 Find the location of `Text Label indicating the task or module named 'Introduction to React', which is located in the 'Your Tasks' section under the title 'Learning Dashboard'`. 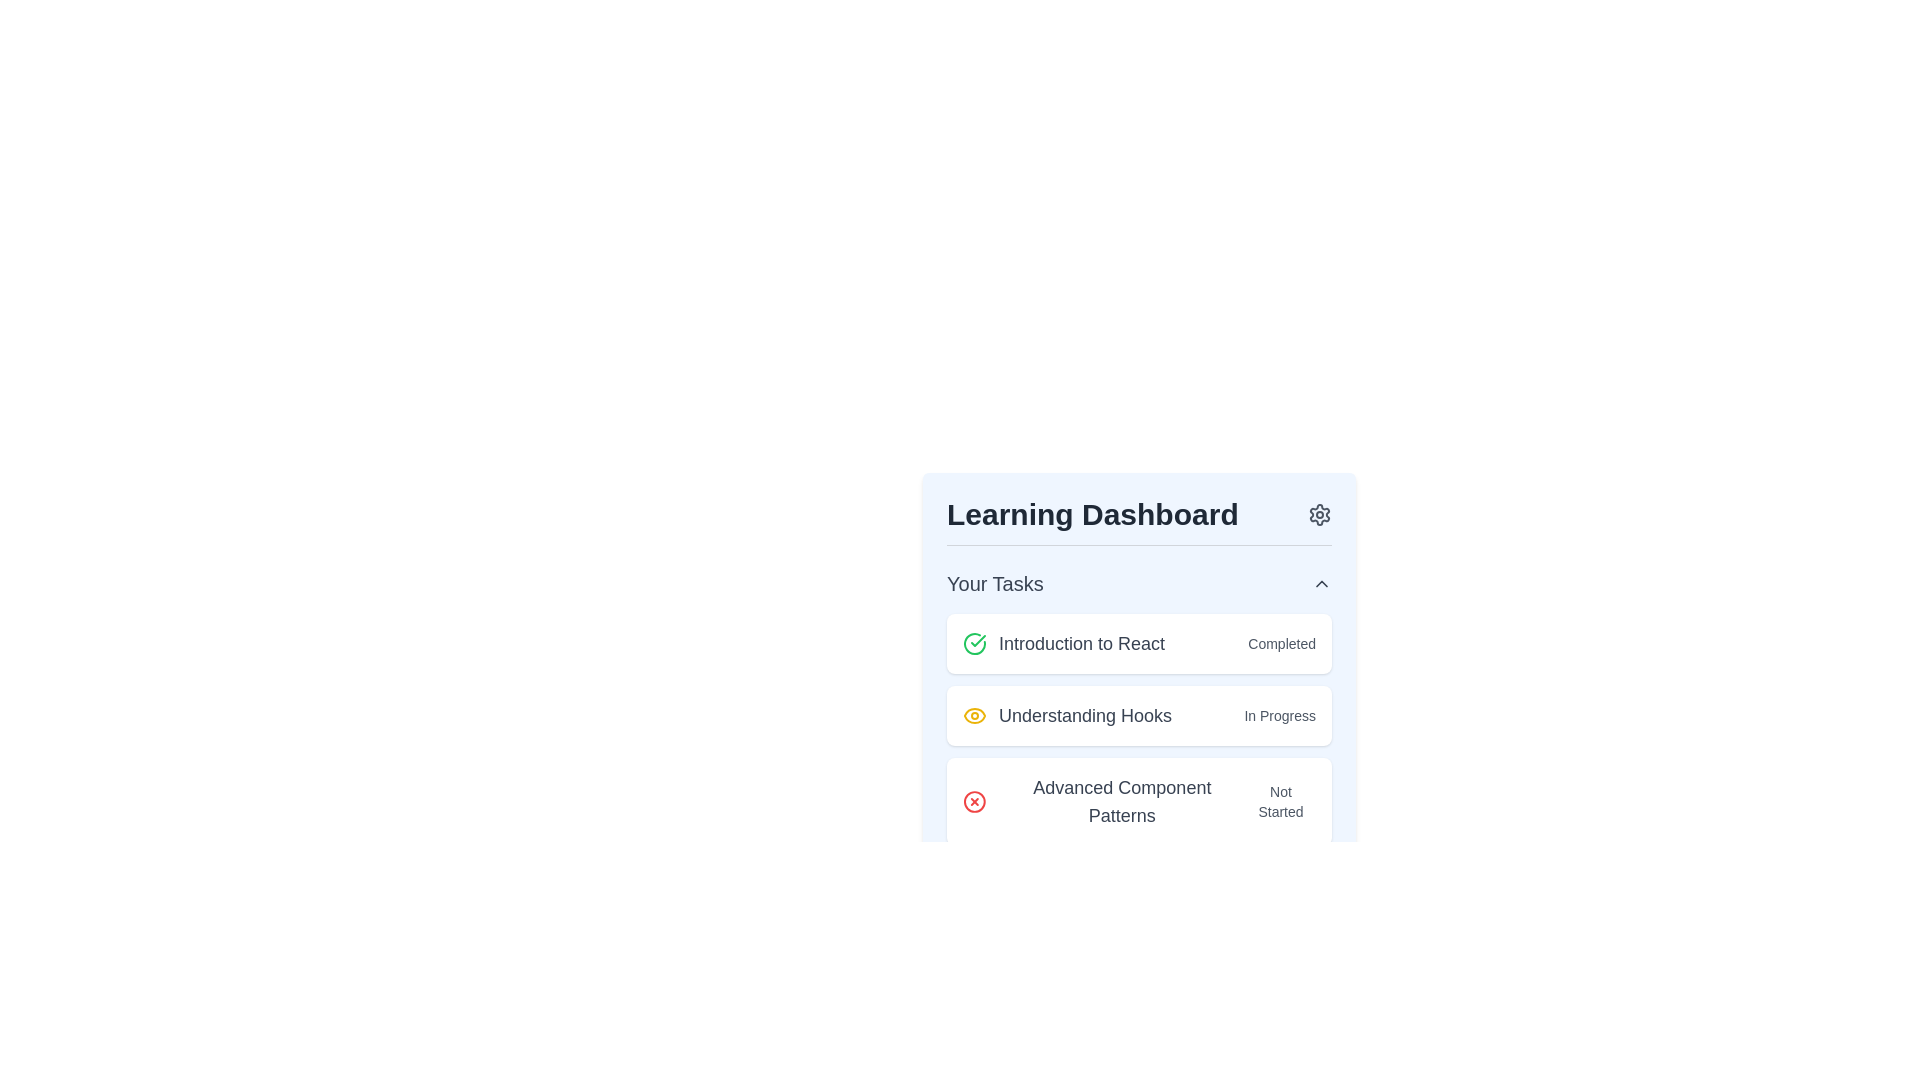

Text Label indicating the task or module named 'Introduction to React', which is located in the 'Your Tasks' section under the title 'Learning Dashboard' is located at coordinates (1063, 644).